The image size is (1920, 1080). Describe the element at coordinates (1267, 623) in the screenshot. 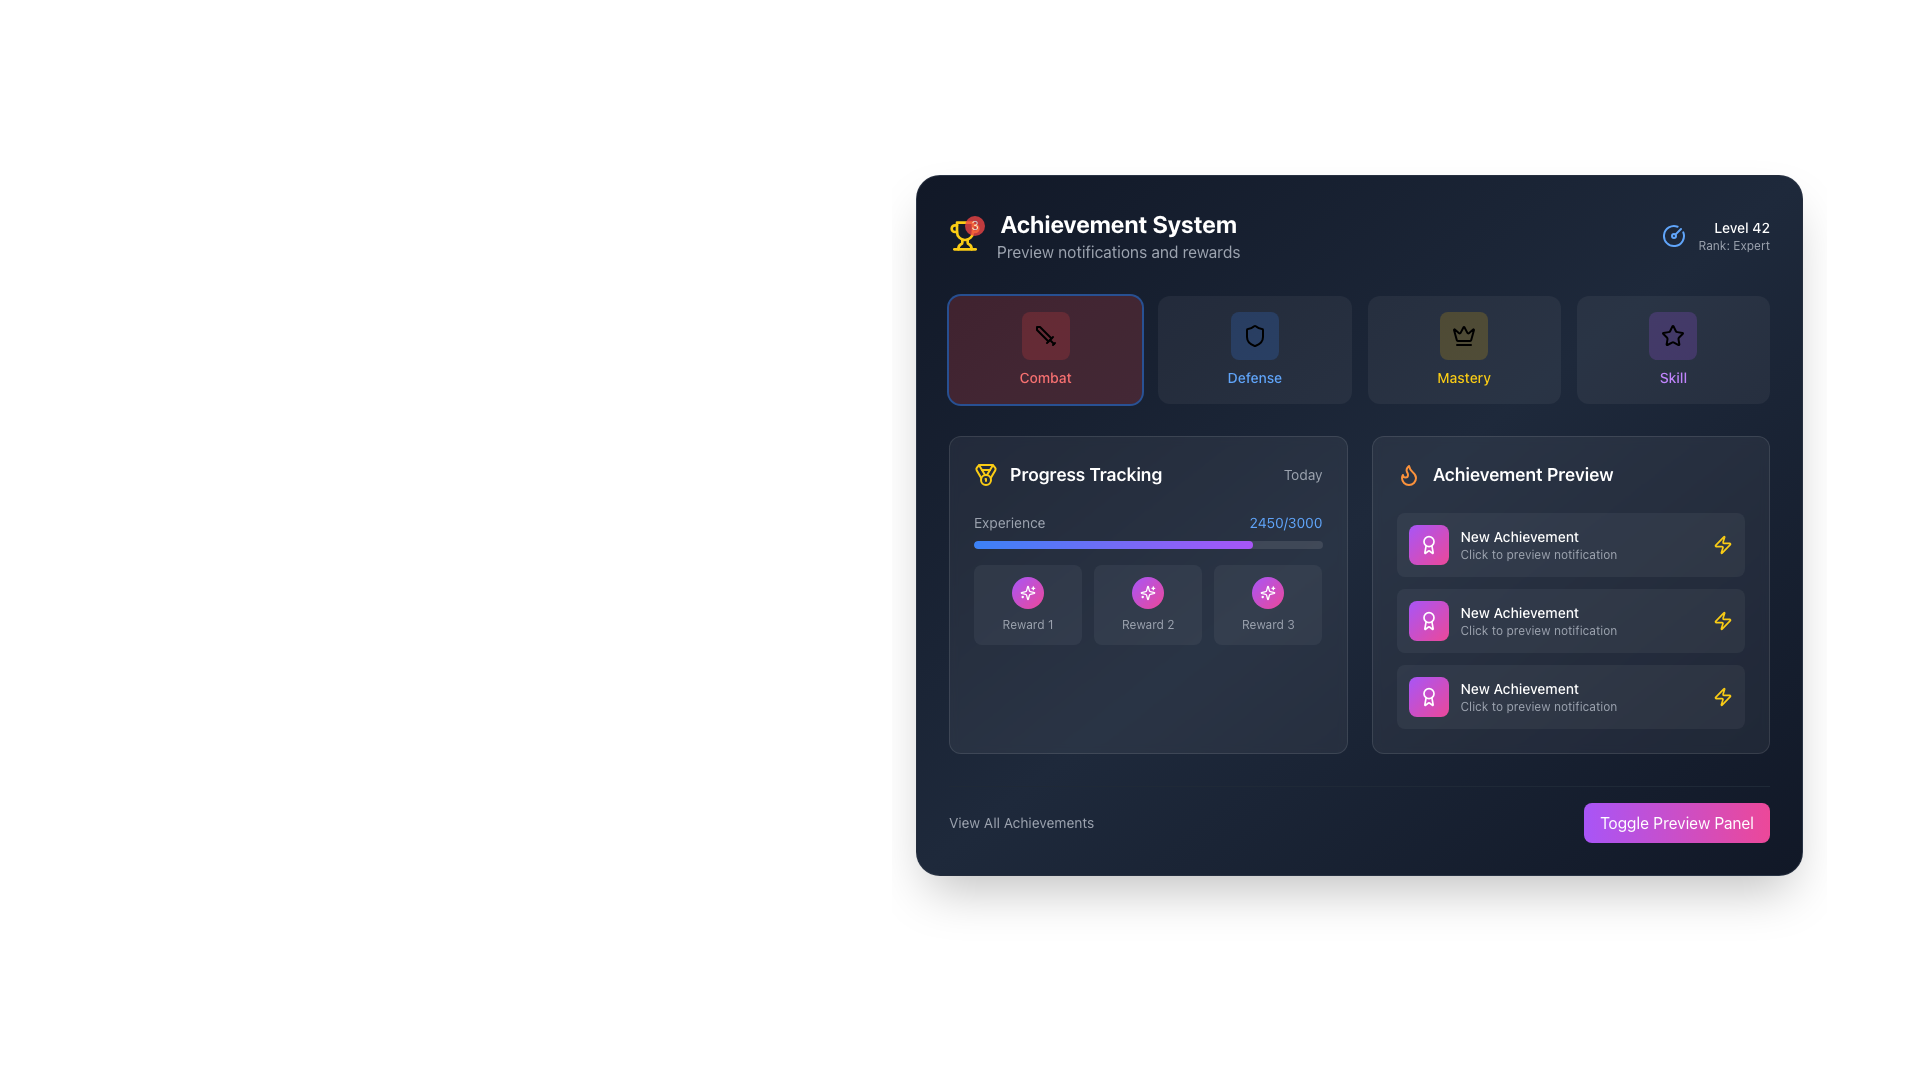

I see `the Text label that names the reward in the Progress Tracking section, positioned as the third item in a row of reward cards` at that location.